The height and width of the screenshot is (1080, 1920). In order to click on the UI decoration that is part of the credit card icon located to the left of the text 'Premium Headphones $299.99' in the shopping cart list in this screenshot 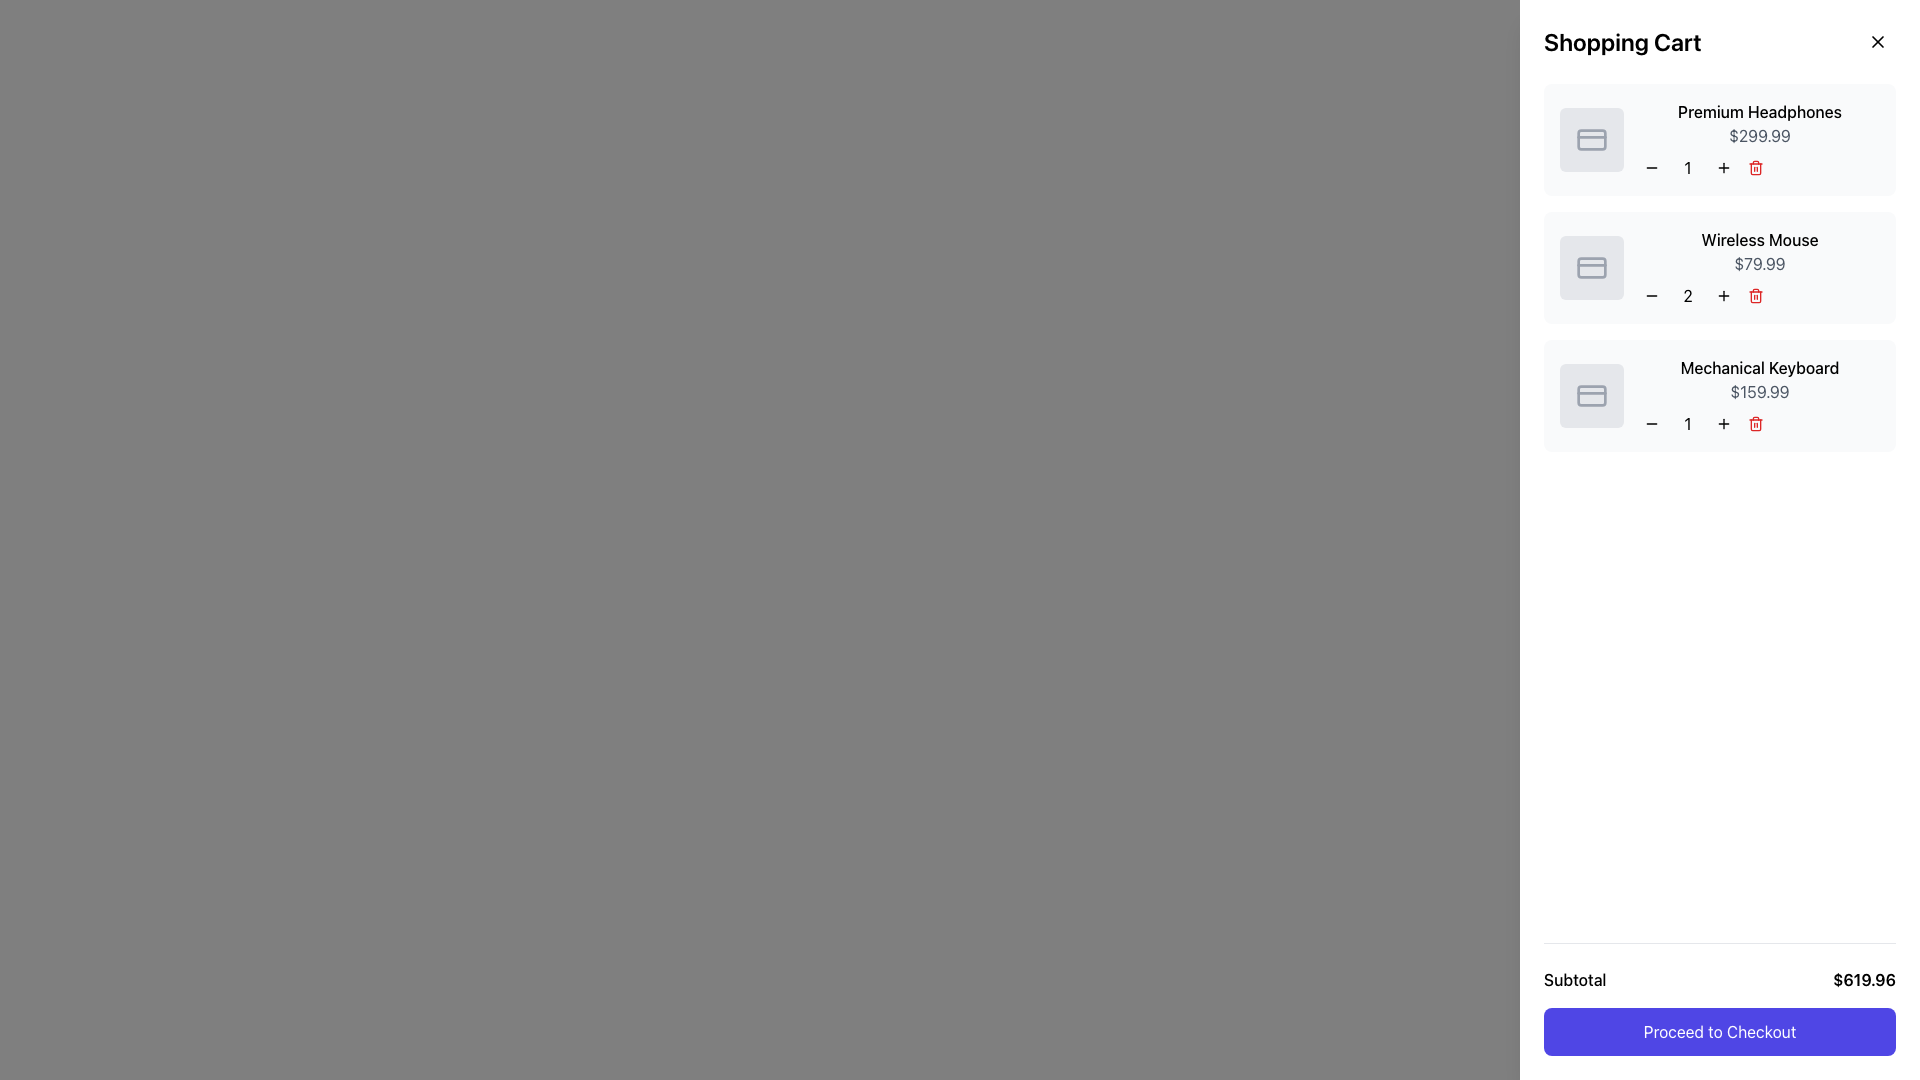, I will do `click(1591, 138)`.